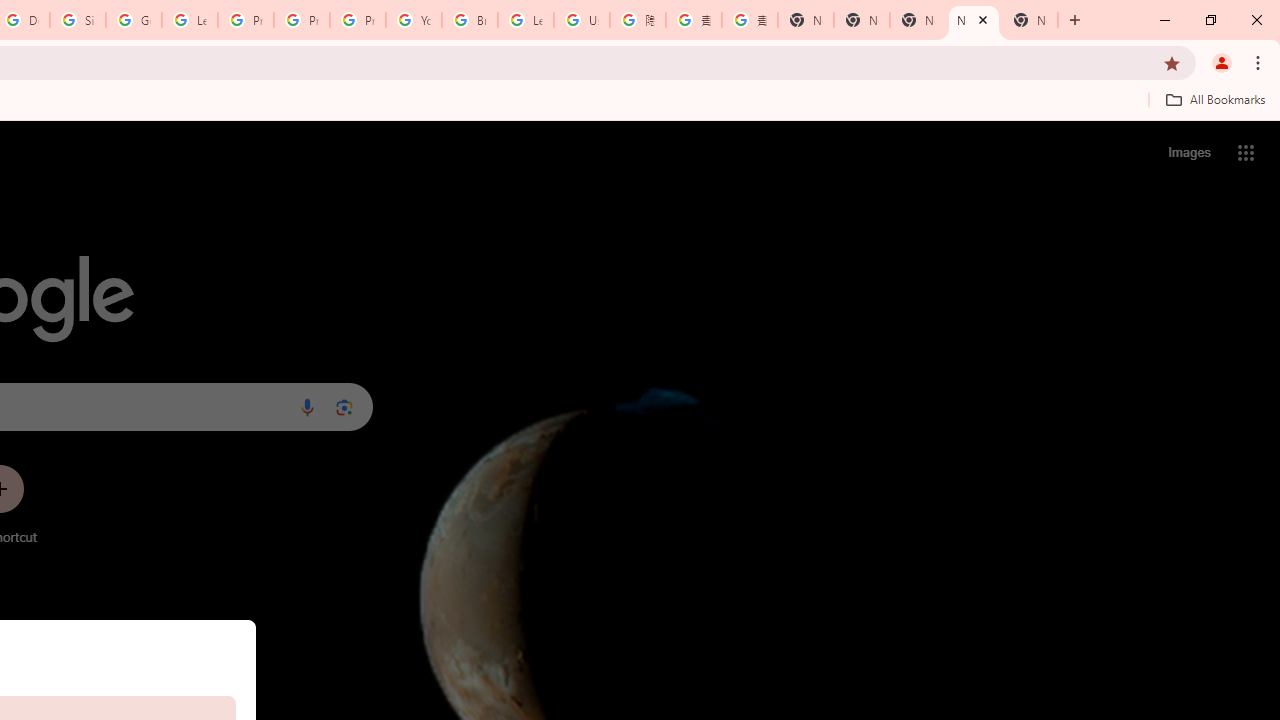  What do you see at coordinates (468, 20) in the screenshot?
I see `'Browse Chrome as a guest - Computer - Google Chrome Help'` at bounding box center [468, 20].